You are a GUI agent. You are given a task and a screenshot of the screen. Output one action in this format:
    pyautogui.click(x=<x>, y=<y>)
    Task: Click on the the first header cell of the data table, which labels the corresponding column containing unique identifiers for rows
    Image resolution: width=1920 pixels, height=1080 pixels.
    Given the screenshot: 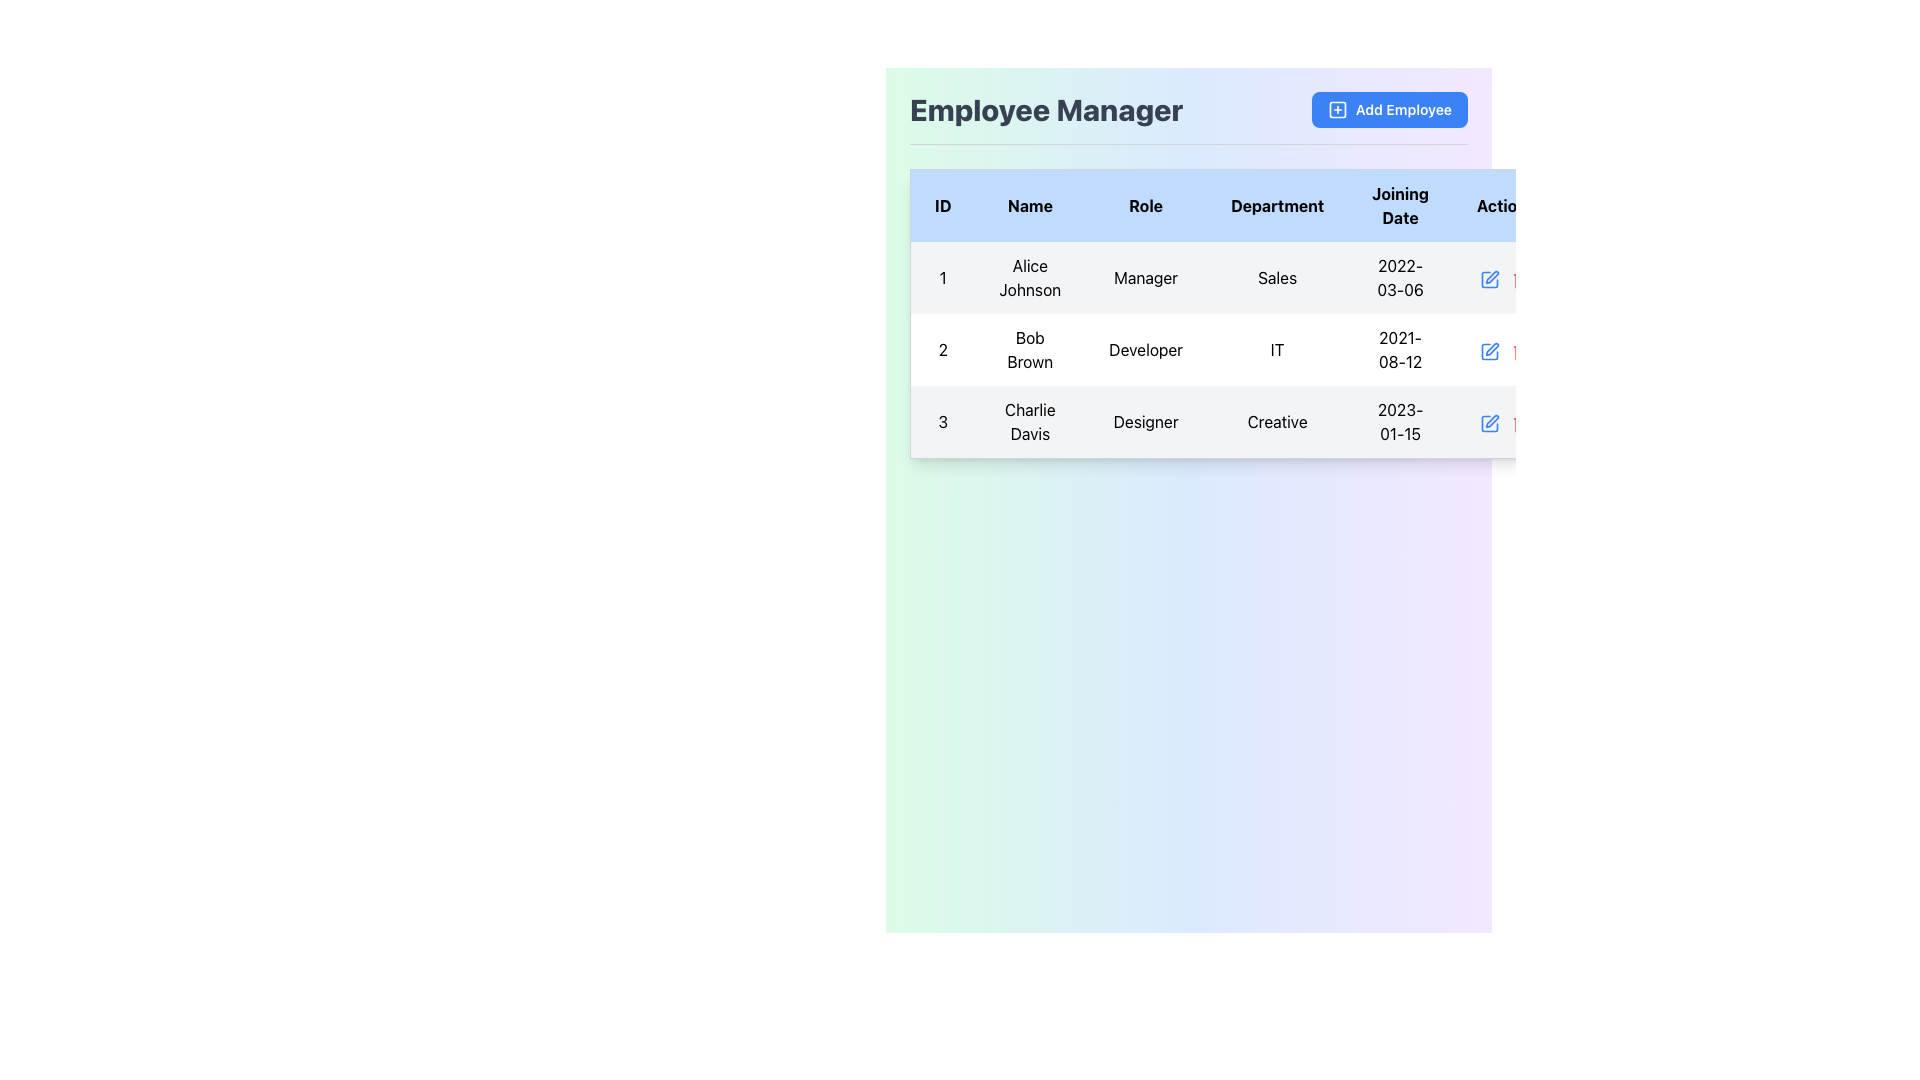 What is the action you would take?
    pyautogui.click(x=941, y=205)
    